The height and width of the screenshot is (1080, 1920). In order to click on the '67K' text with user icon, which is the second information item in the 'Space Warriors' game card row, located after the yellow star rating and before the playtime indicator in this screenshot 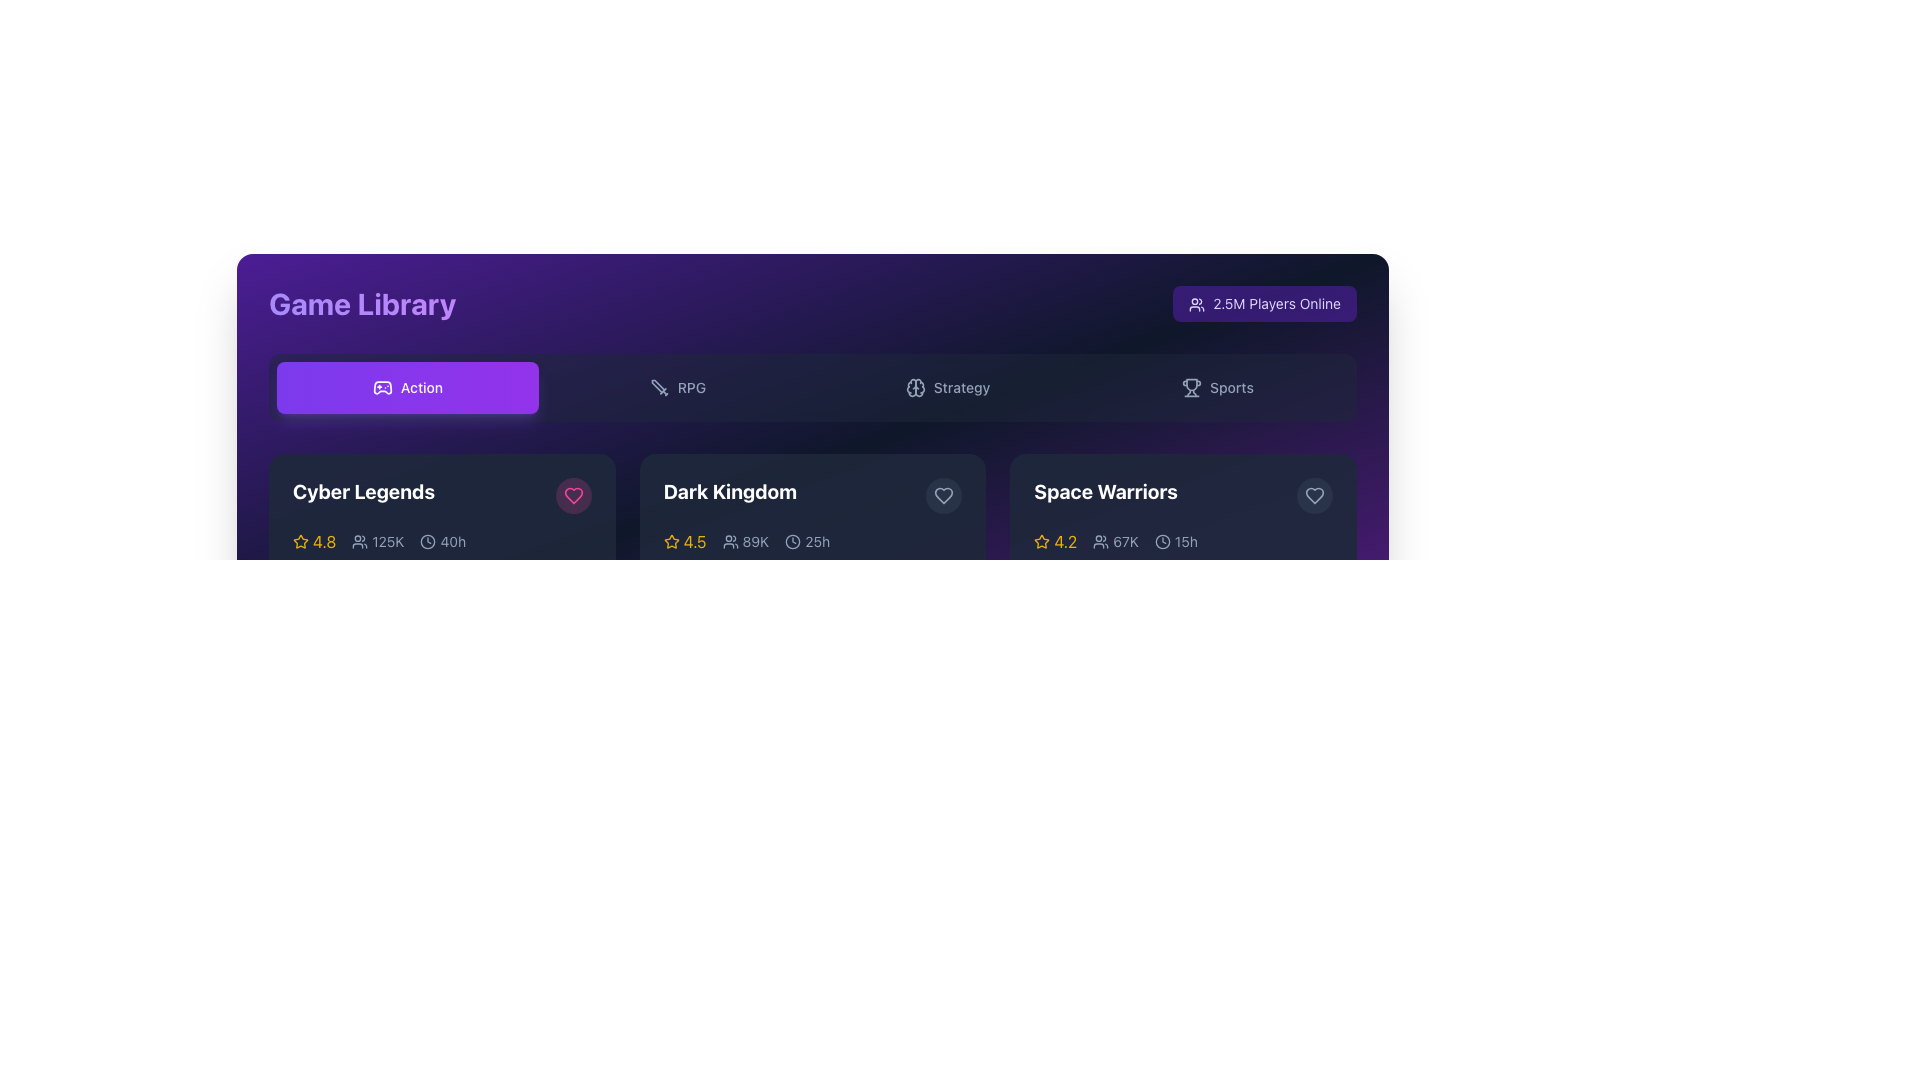, I will do `click(1115, 542)`.